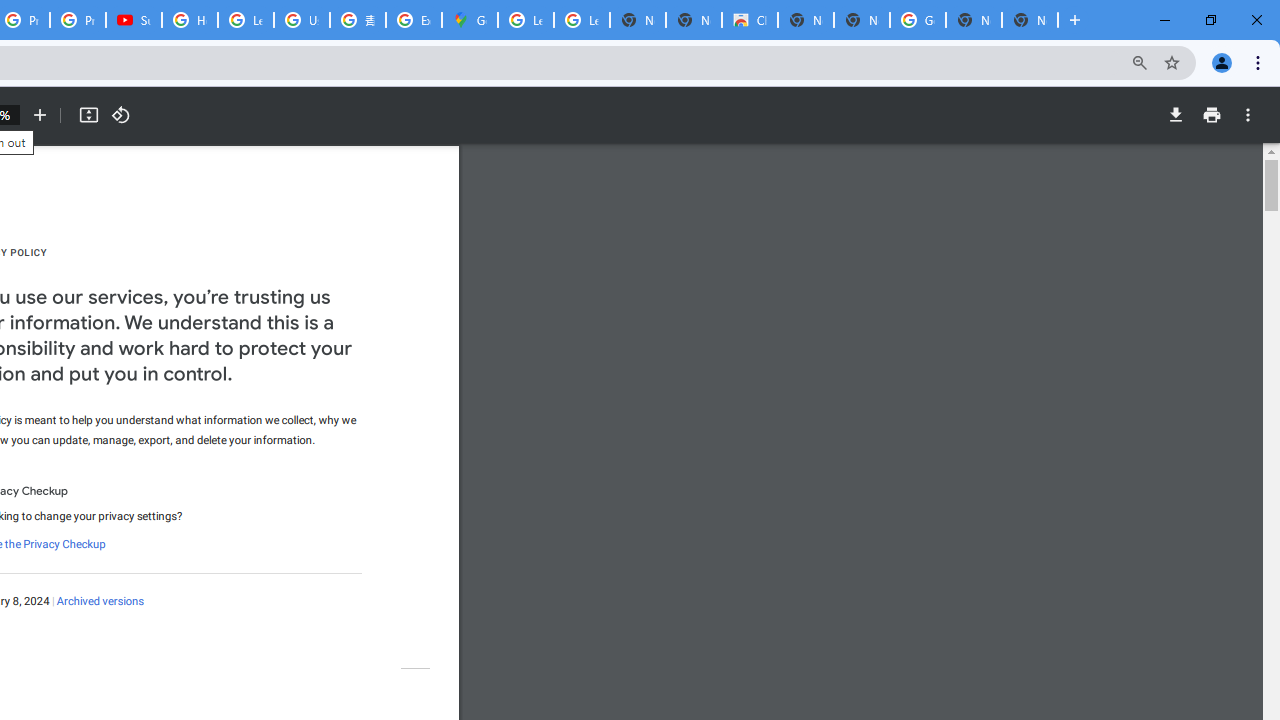 Image resolution: width=1280 pixels, height=720 pixels. I want to click on 'Rotate counterclockwise', so click(119, 115).